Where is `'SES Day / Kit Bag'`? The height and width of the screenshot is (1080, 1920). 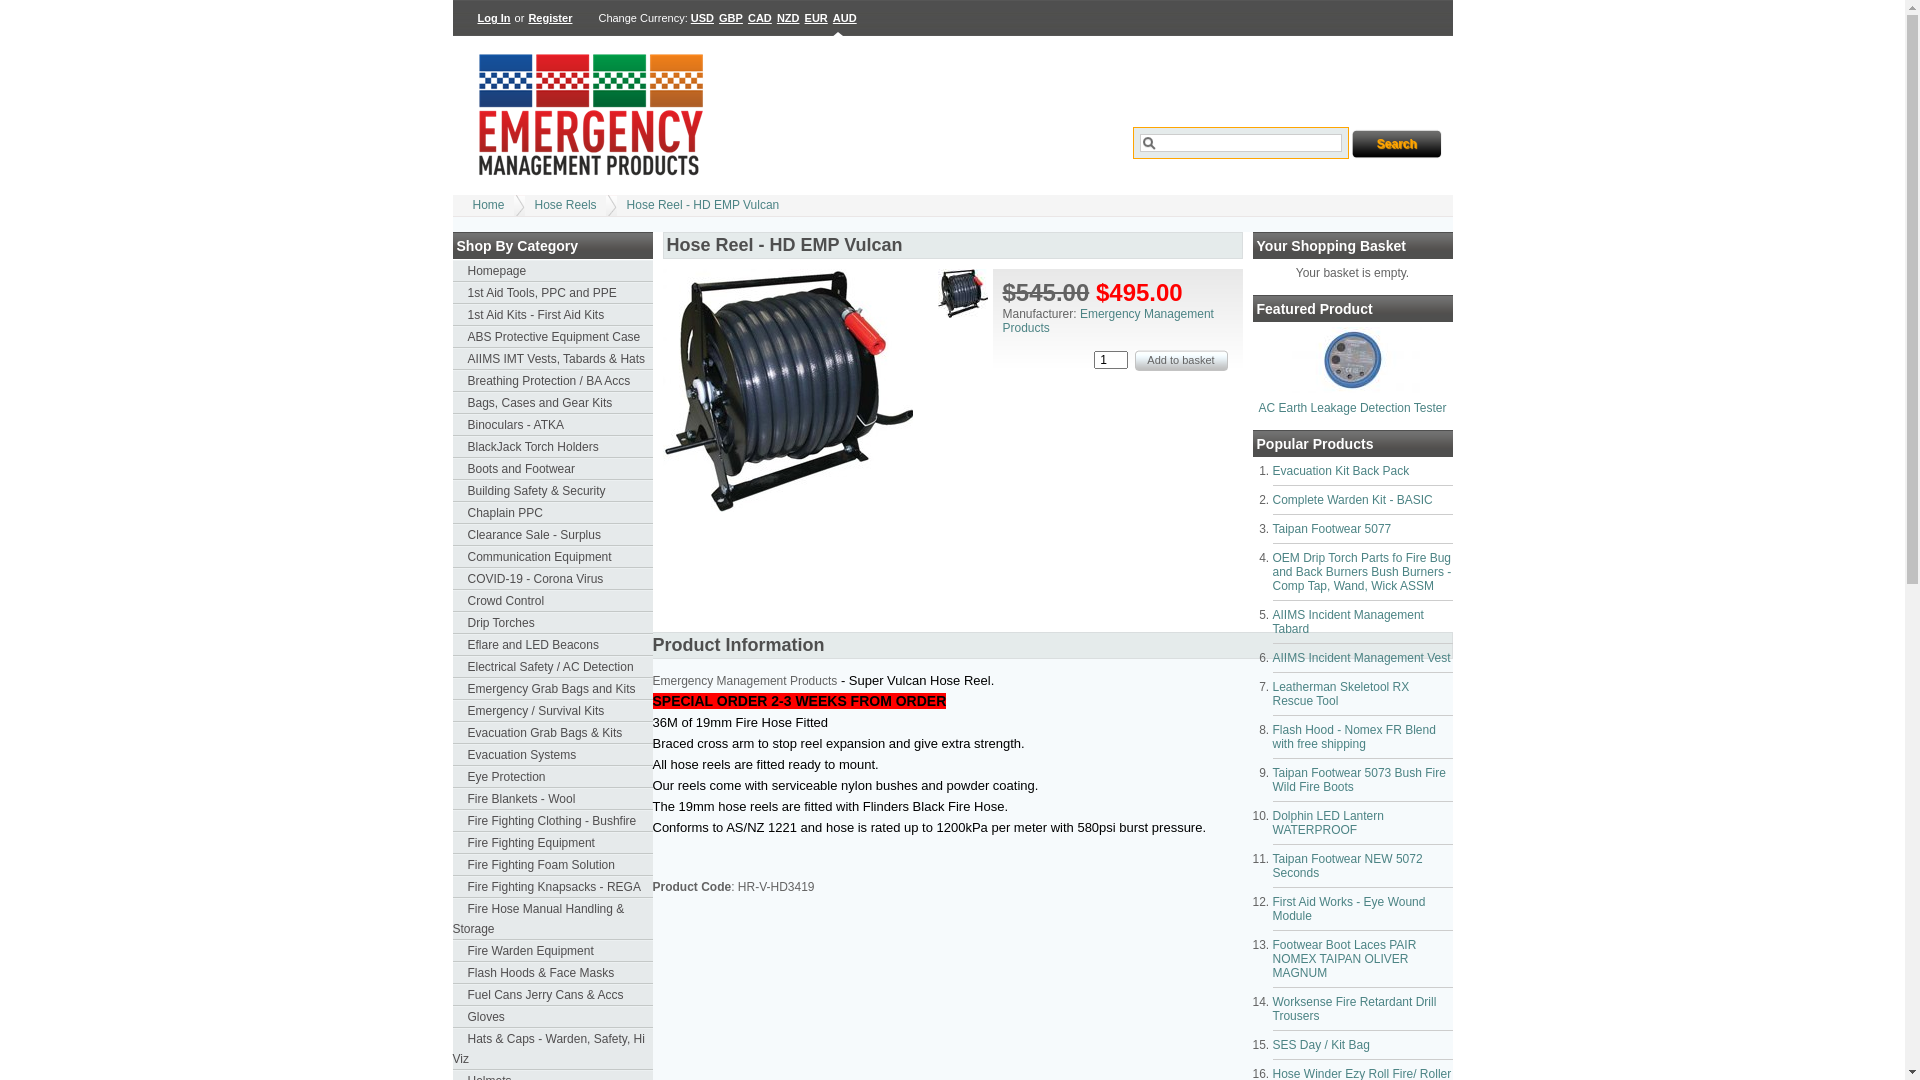
'SES Day / Kit Bag' is located at coordinates (1320, 1044).